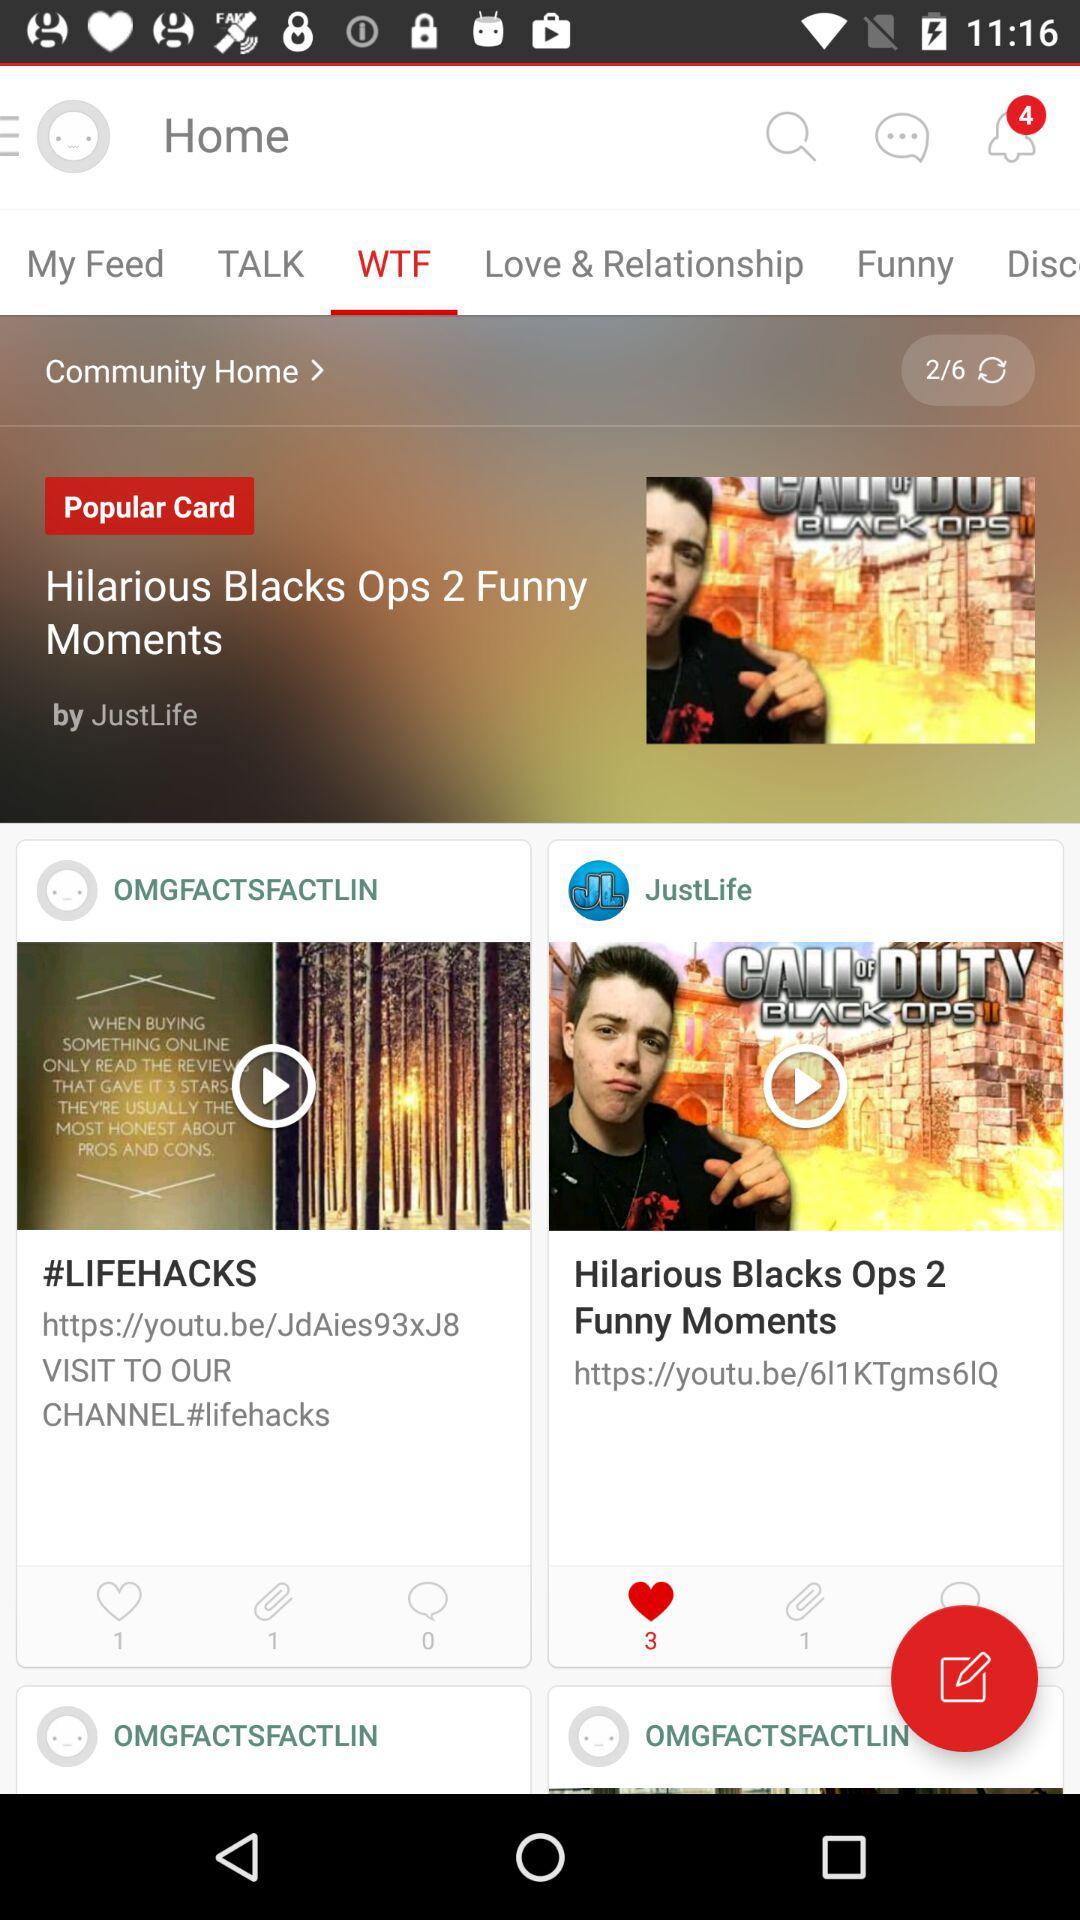 The height and width of the screenshot is (1920, 1080). I want to click on the edit icon, so click(963, 1678).